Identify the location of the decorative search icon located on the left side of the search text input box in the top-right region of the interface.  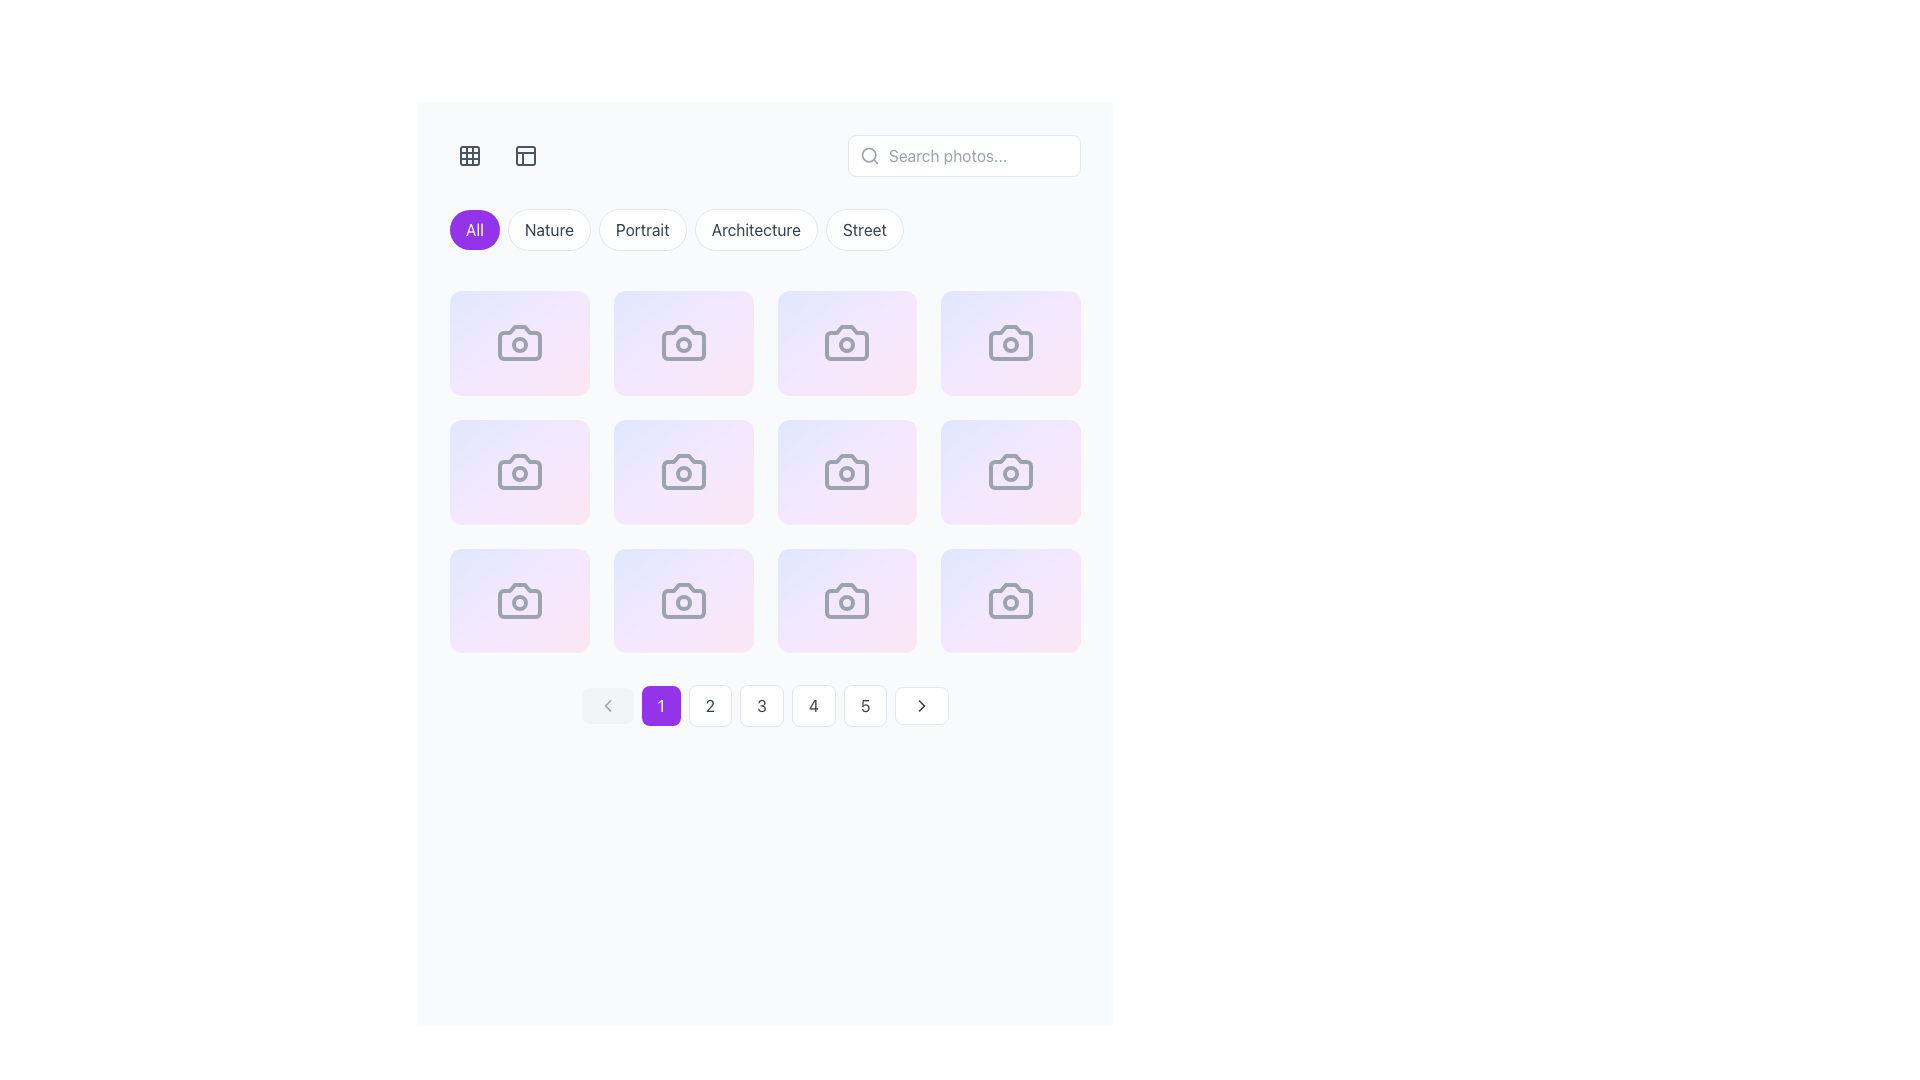
(869, 154).